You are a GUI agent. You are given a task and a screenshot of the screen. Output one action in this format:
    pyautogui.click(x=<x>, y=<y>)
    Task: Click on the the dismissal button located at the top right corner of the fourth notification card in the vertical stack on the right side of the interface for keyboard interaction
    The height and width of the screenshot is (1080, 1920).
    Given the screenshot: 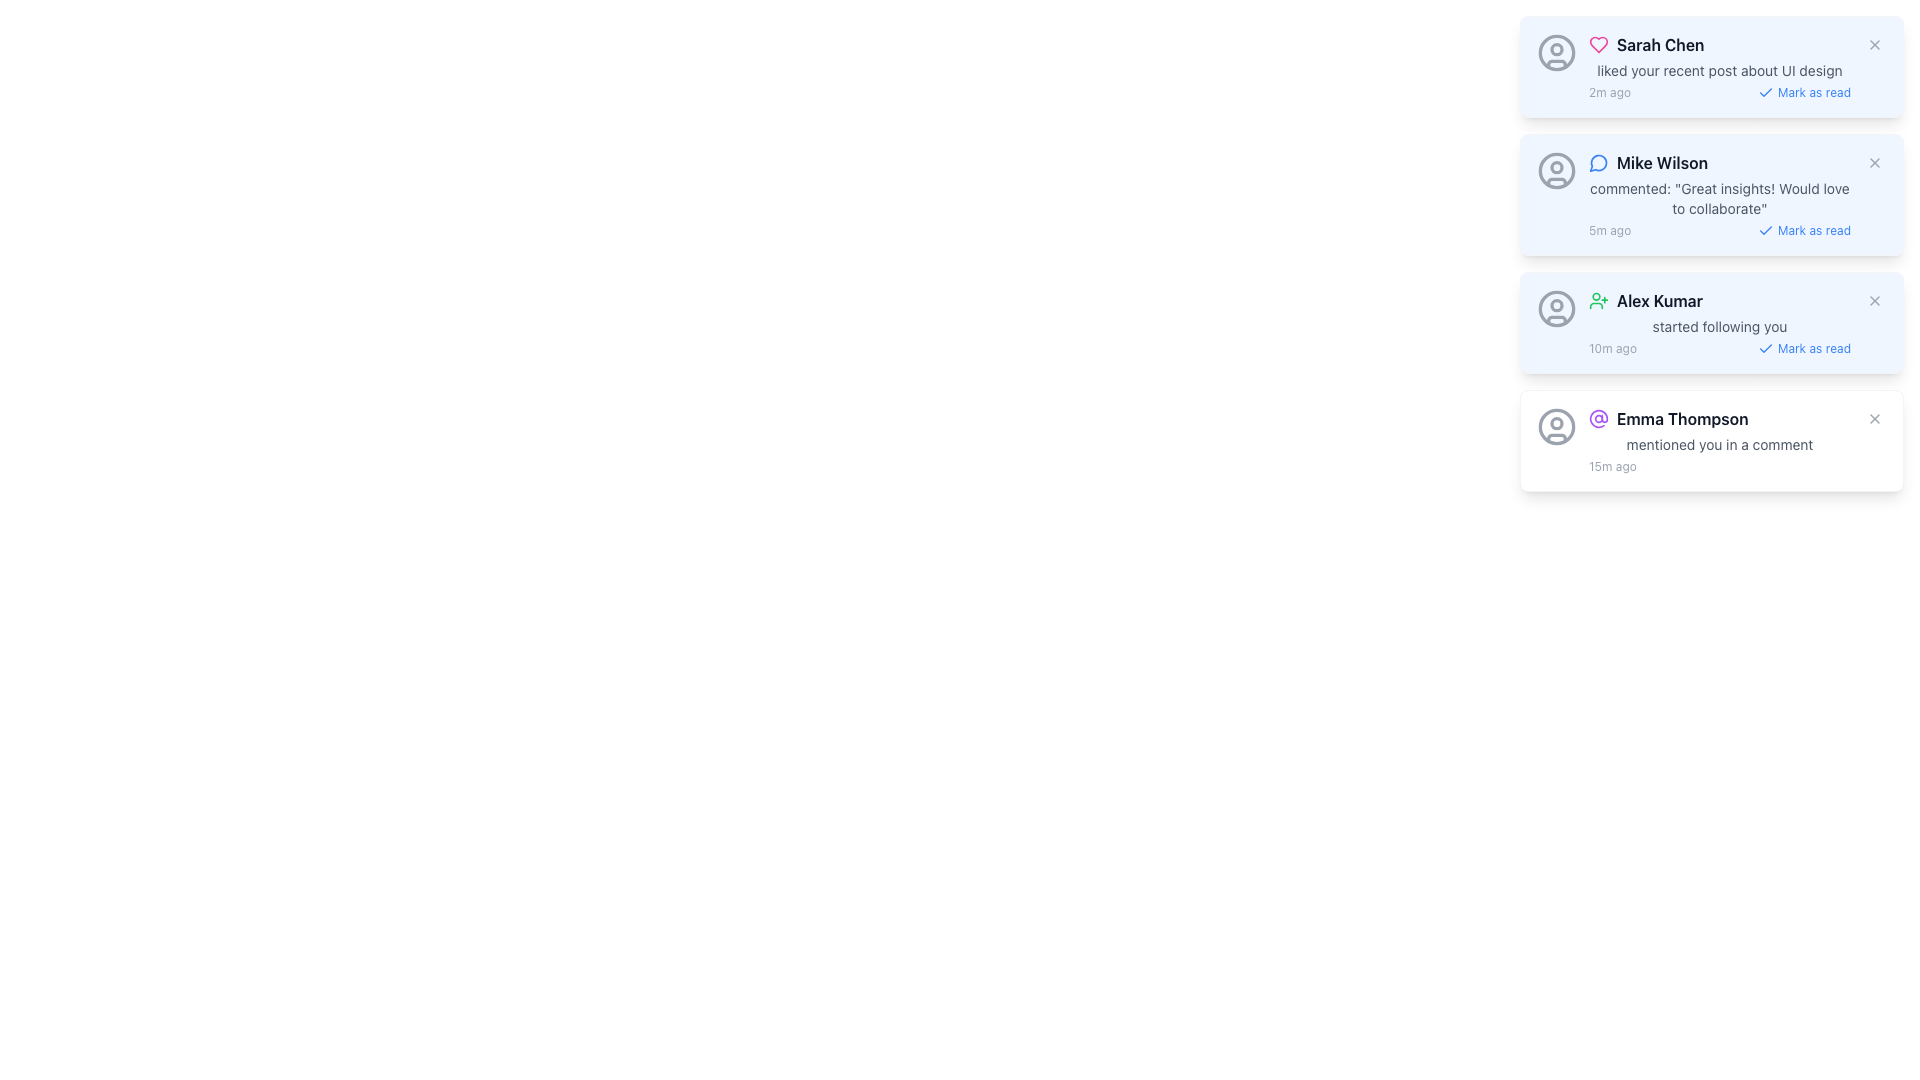 What is the action you would take?
    pyautogui.click(x=1874, y=418)
    